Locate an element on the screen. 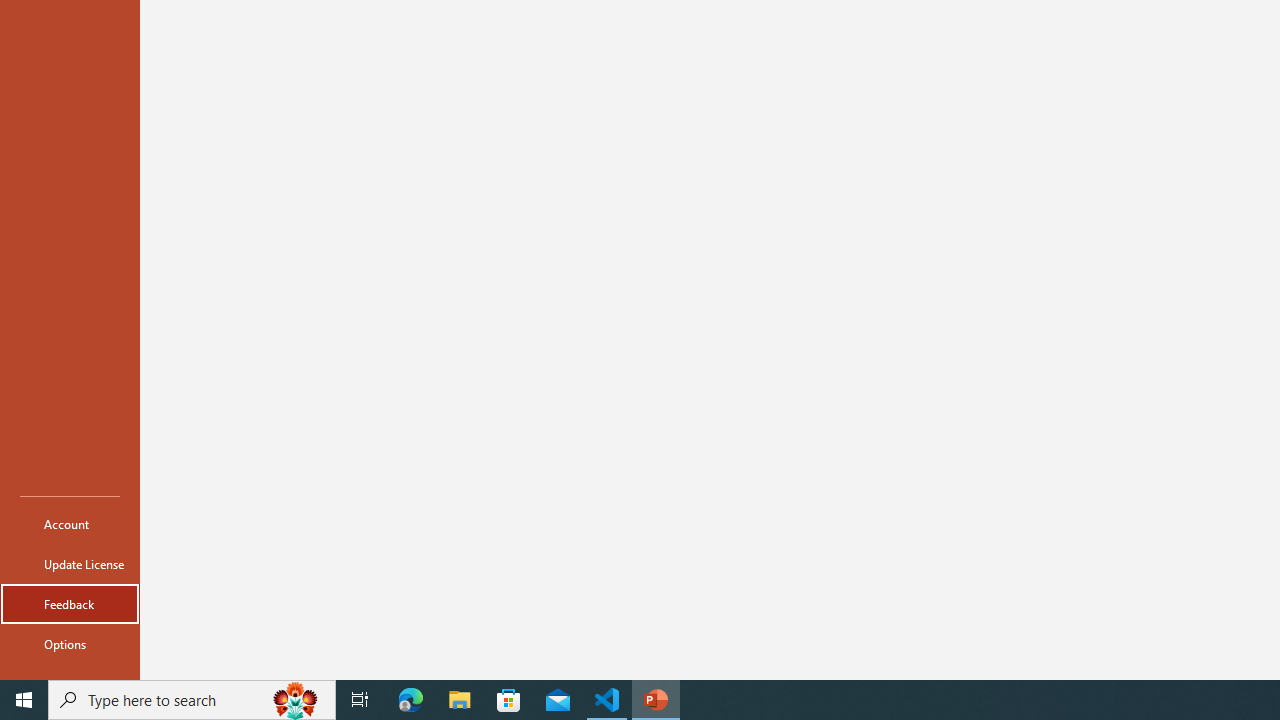 The width and height of the screenshot is (1280, 720). 'Options' is located at coordinates (69, 644).